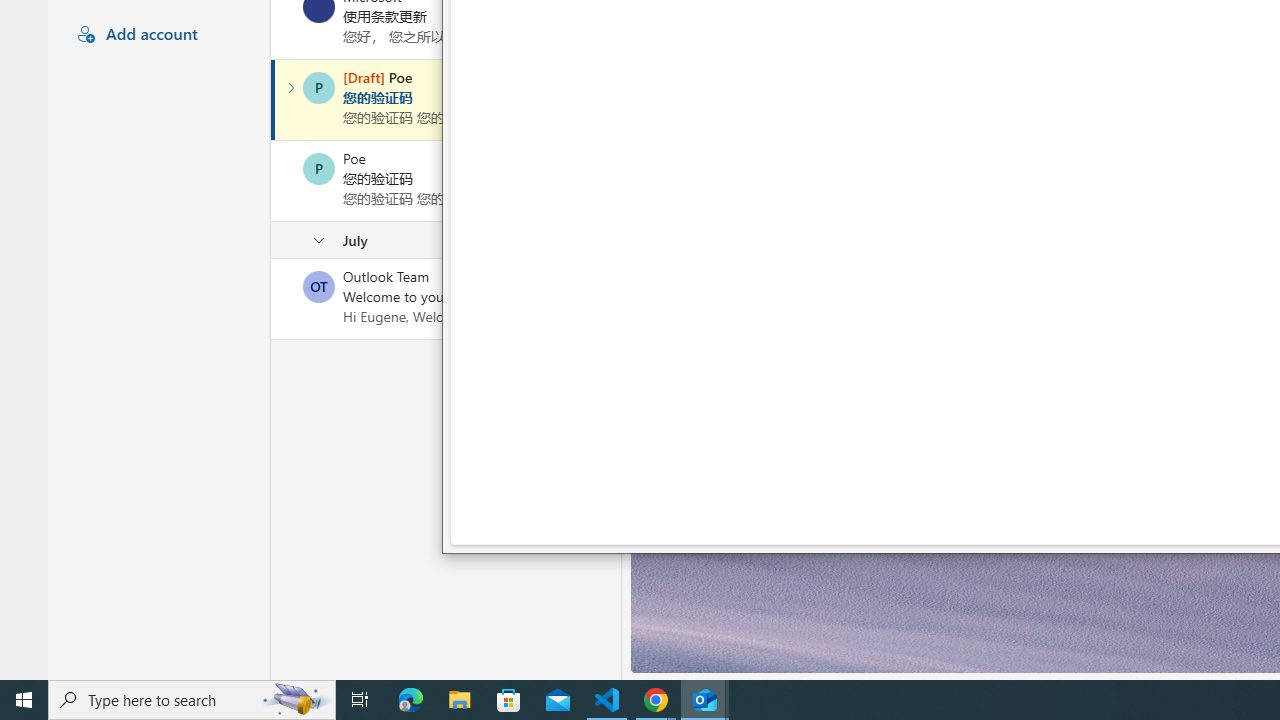 Image resolution: width=1280 pixels, height=720 pixels. Describe the element at coordinates (705, 698) in the screenshot. I see `'Outlook (new) - 2 running windows'` at that location.